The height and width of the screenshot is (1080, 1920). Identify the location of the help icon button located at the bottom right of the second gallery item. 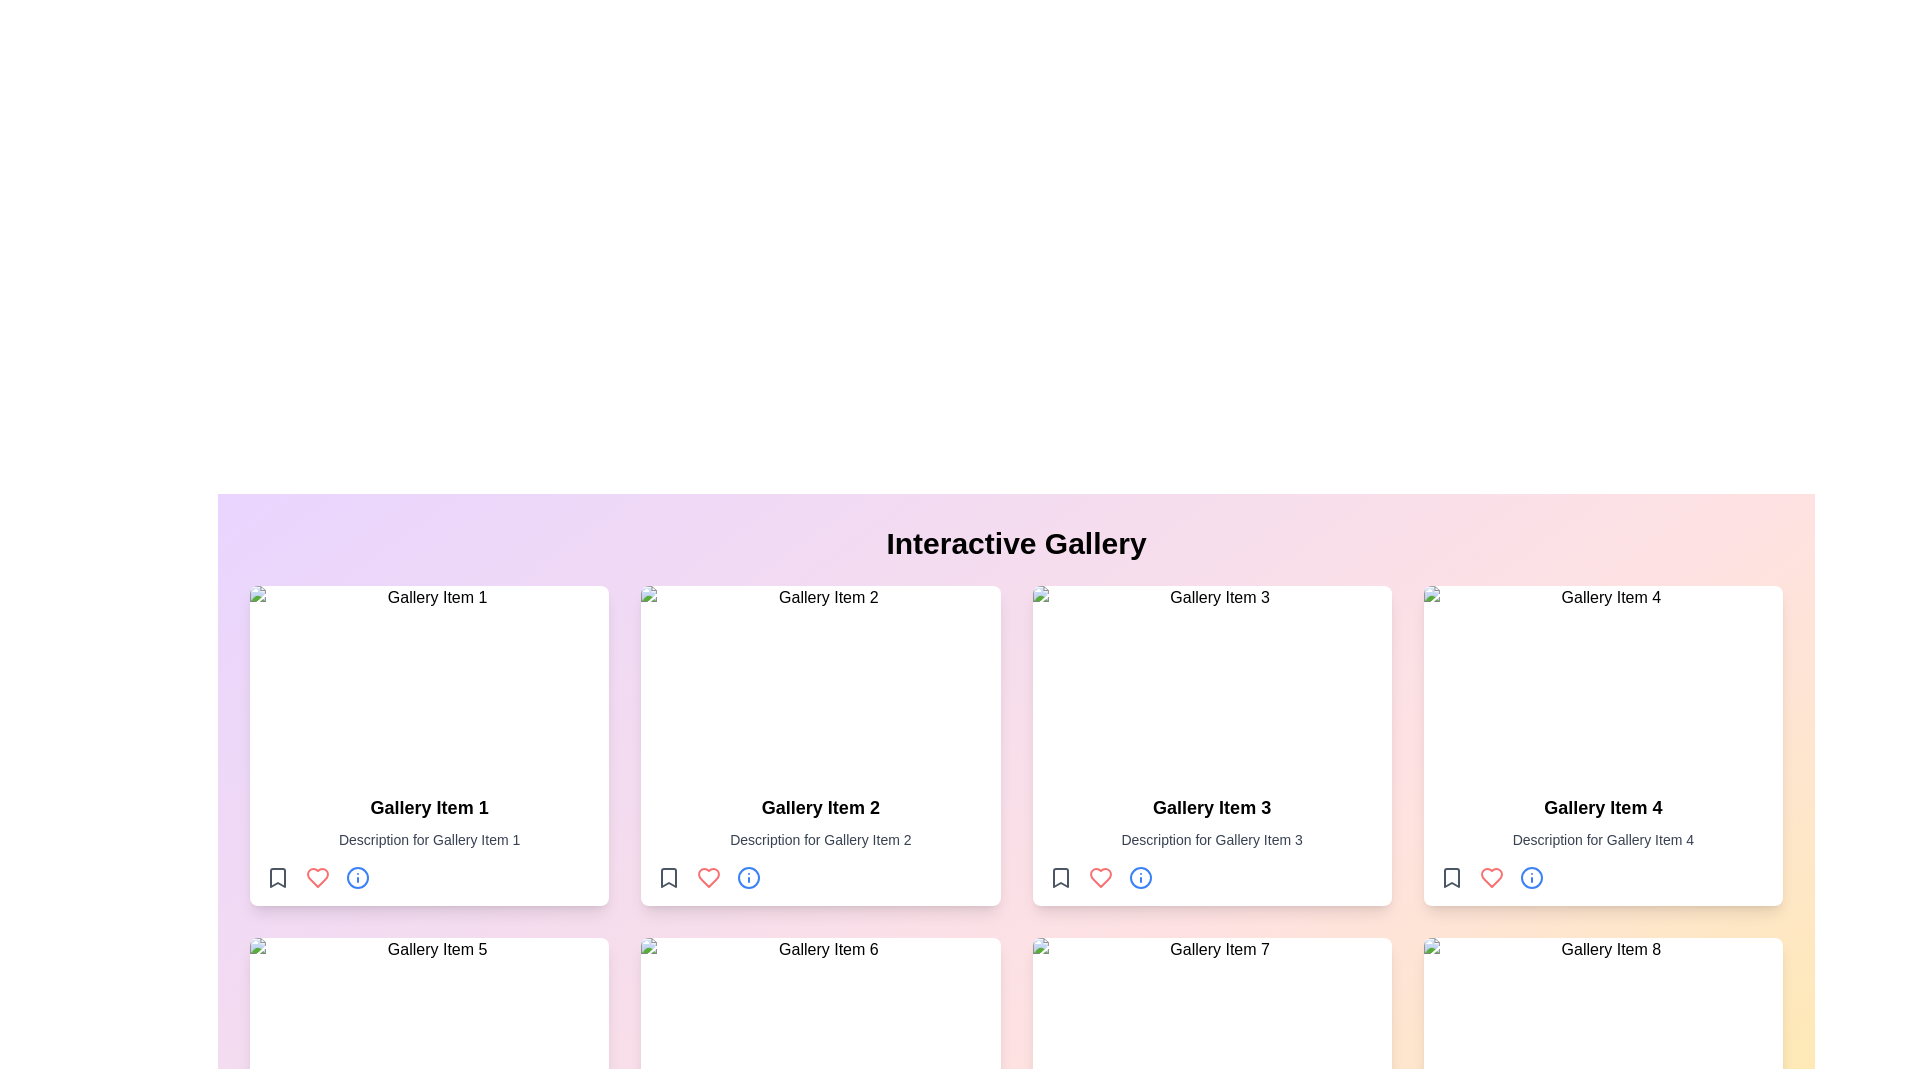
(748, 877).